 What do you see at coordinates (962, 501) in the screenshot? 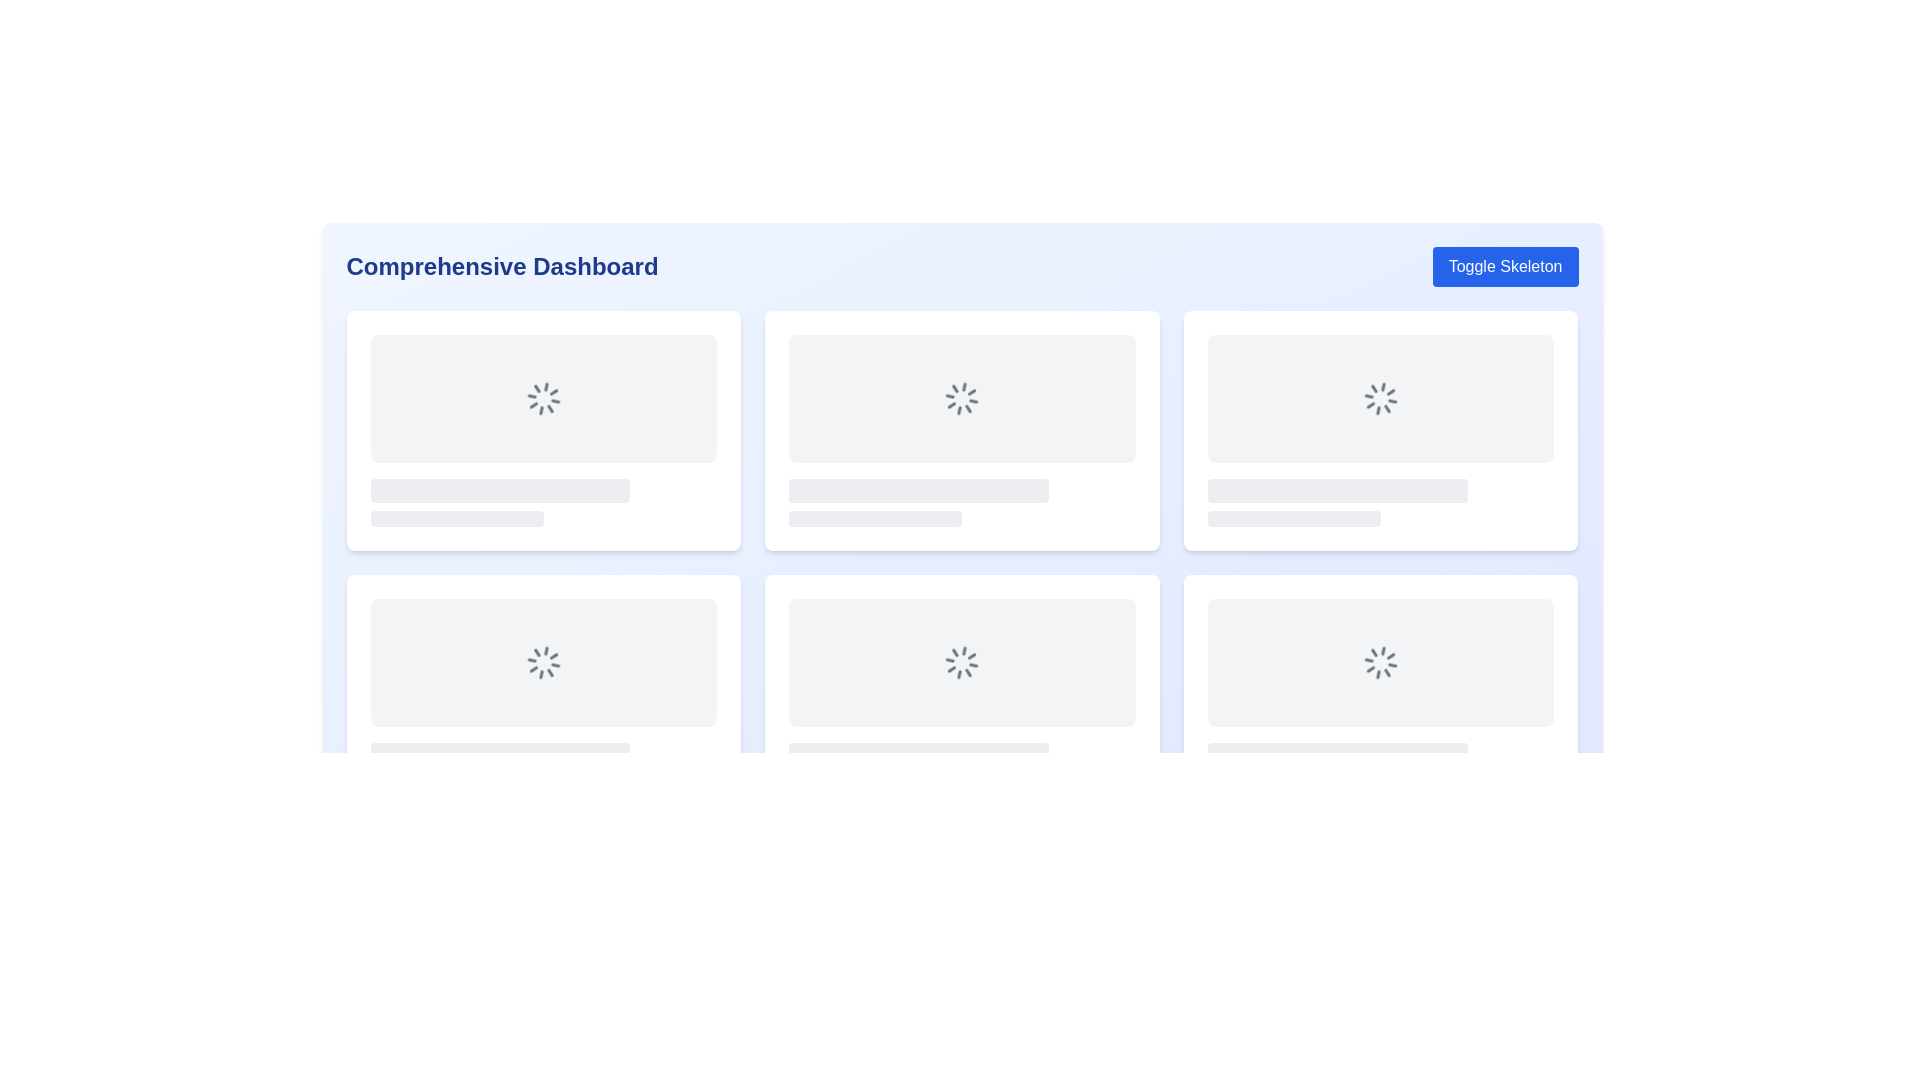
I see `the non-interactive placeholder block located in the central card on the second row of a grid layout, which indicates that content is loading` at bounding box center [962, 501].